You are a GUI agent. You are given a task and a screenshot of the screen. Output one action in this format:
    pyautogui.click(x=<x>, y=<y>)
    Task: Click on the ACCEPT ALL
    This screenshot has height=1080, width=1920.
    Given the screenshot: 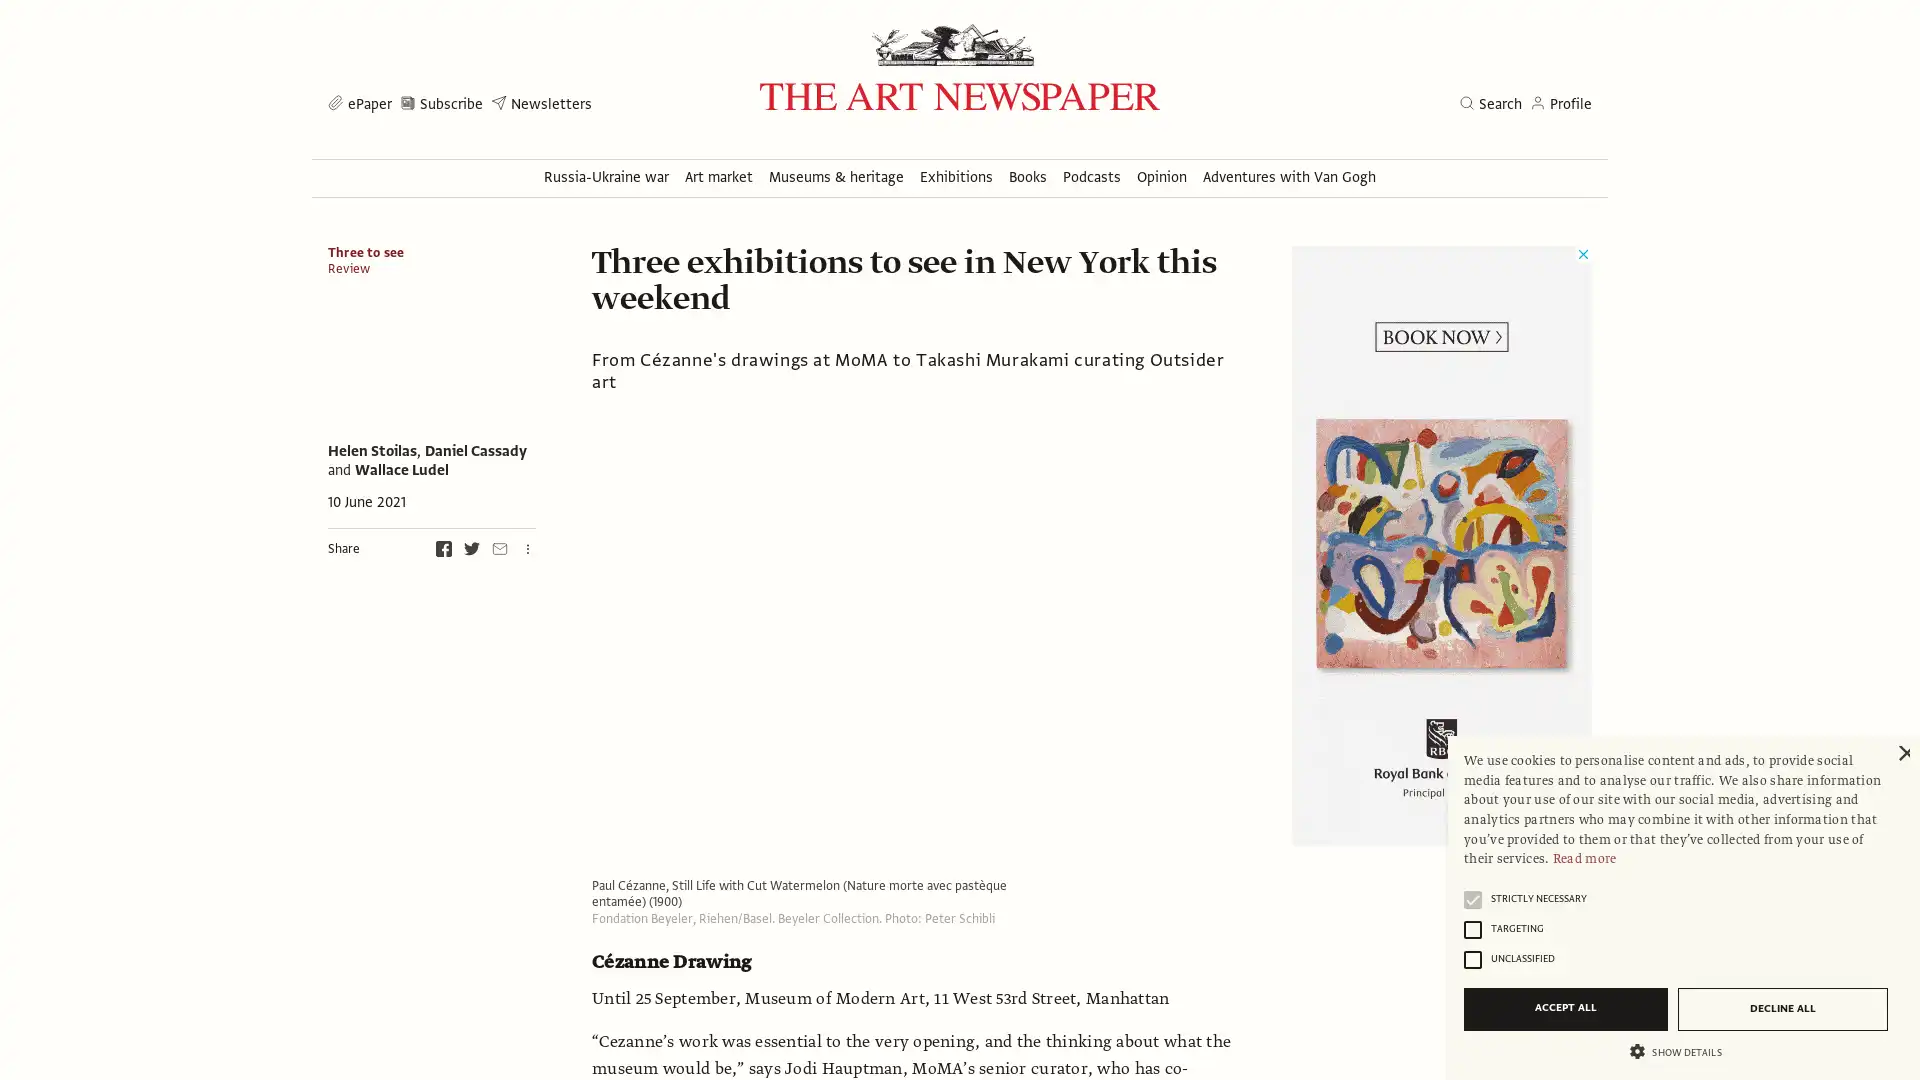 What is the action you would take?
    pyautogui.click(x=1564, y=1008)
    